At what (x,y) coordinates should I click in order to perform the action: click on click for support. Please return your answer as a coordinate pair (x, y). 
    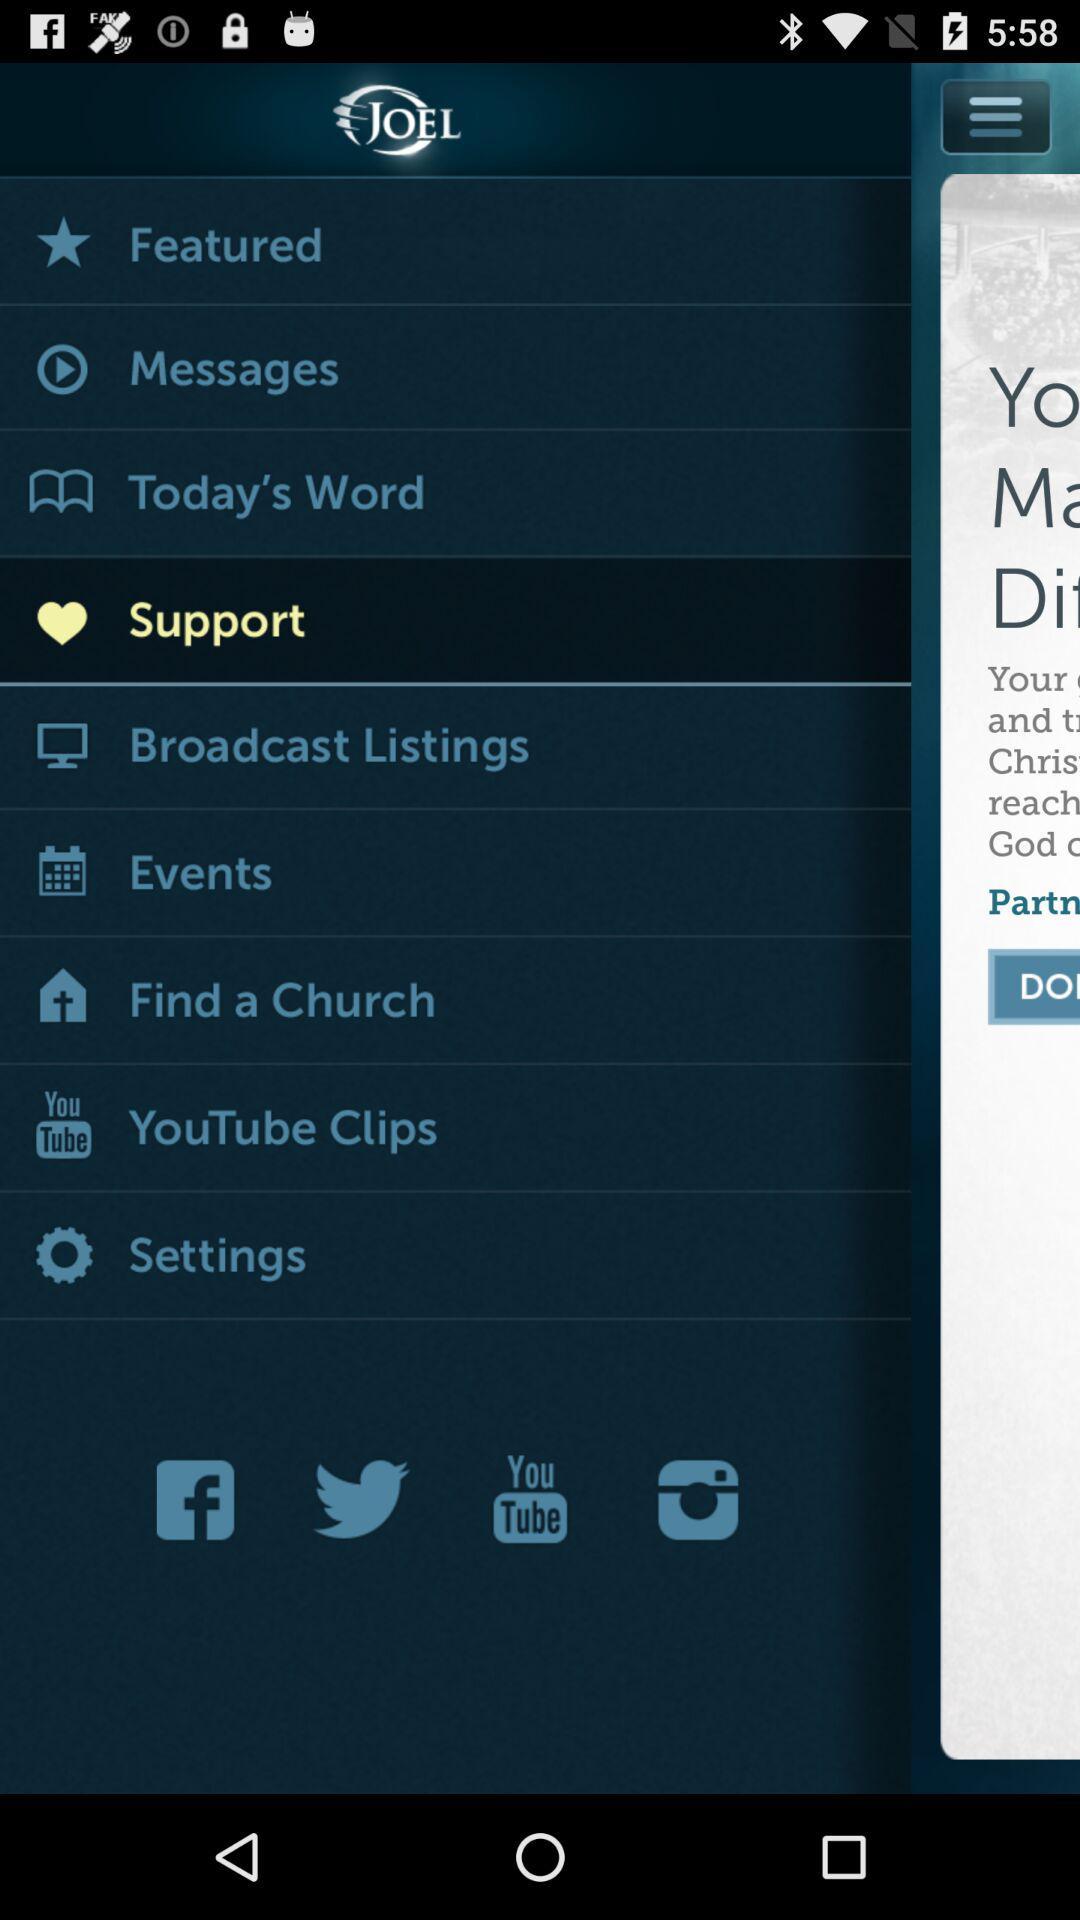
    Looking at the image, I should click on (455, 621).